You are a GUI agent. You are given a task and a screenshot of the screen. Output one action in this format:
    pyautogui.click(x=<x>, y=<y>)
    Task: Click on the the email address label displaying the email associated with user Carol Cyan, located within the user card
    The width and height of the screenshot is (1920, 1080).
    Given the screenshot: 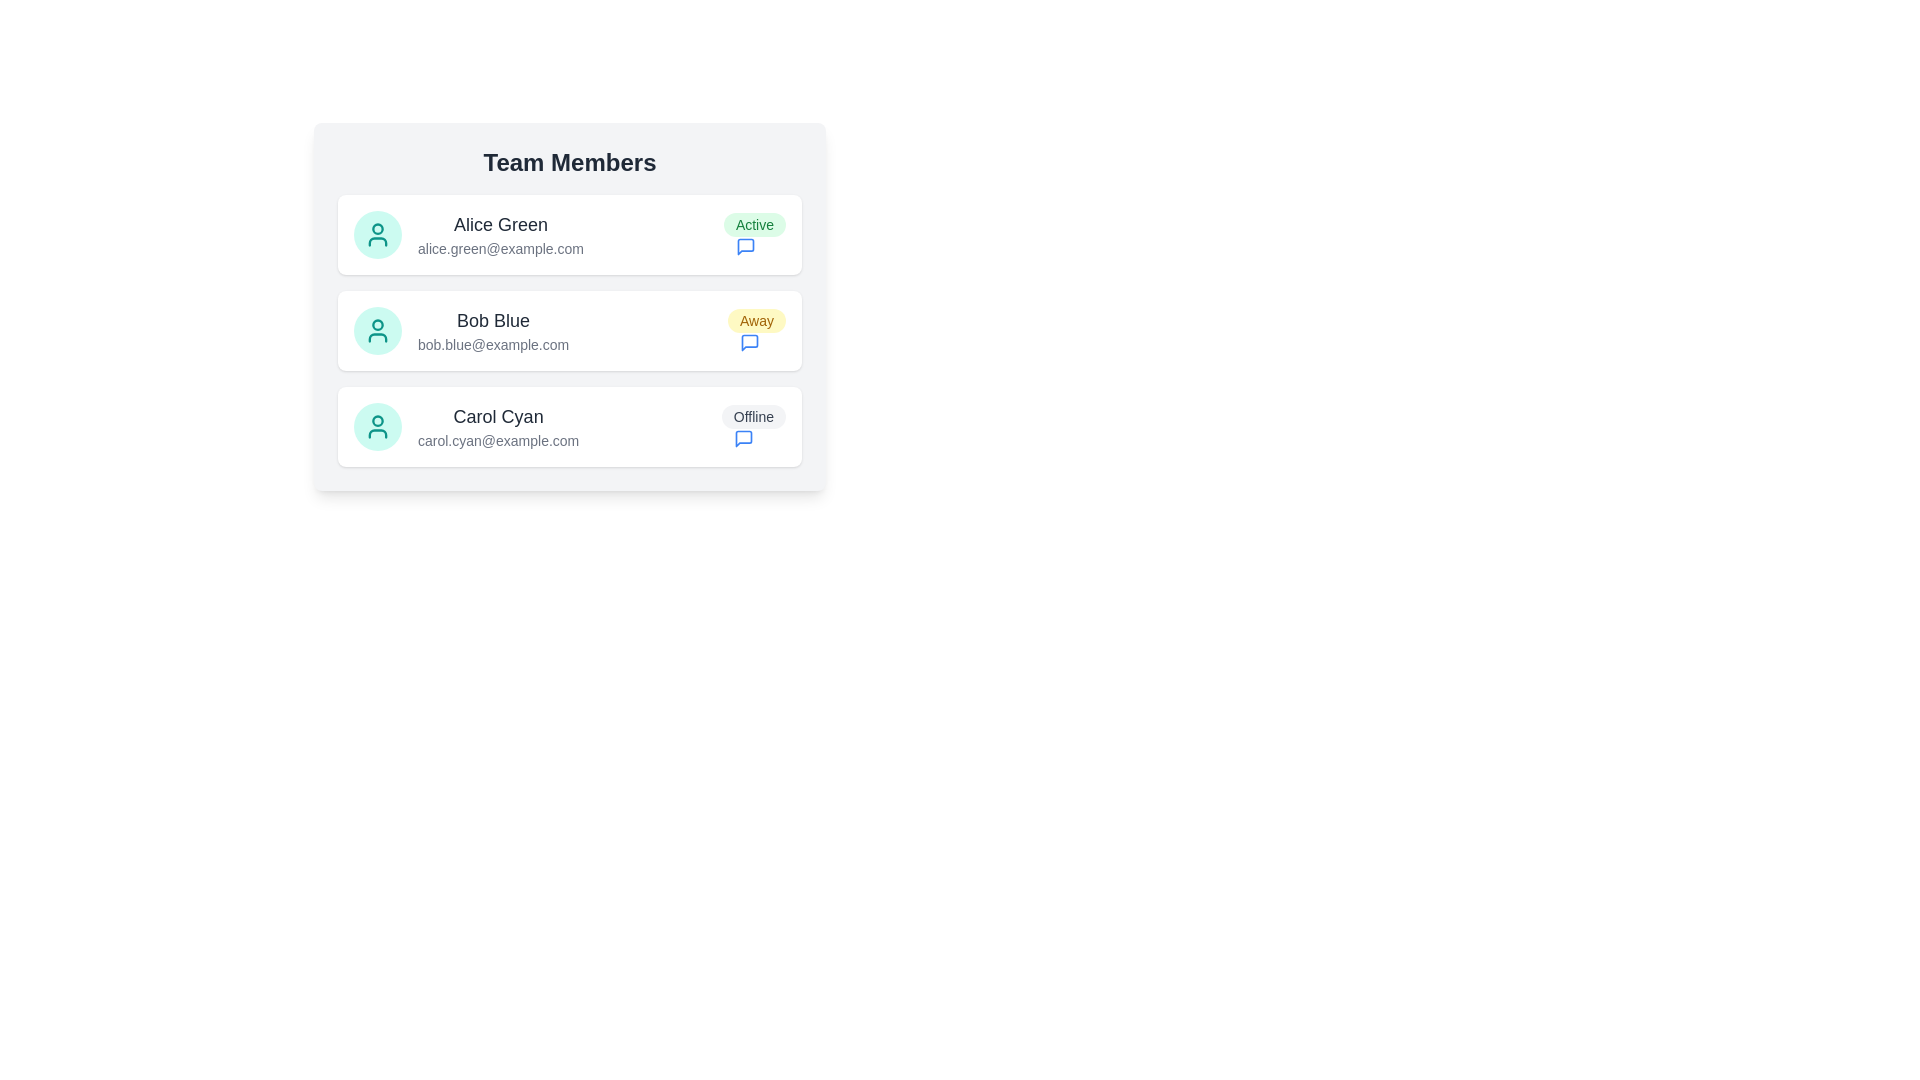 What is the action you would take?
    pyautogui.click(x=498, y=439)
    